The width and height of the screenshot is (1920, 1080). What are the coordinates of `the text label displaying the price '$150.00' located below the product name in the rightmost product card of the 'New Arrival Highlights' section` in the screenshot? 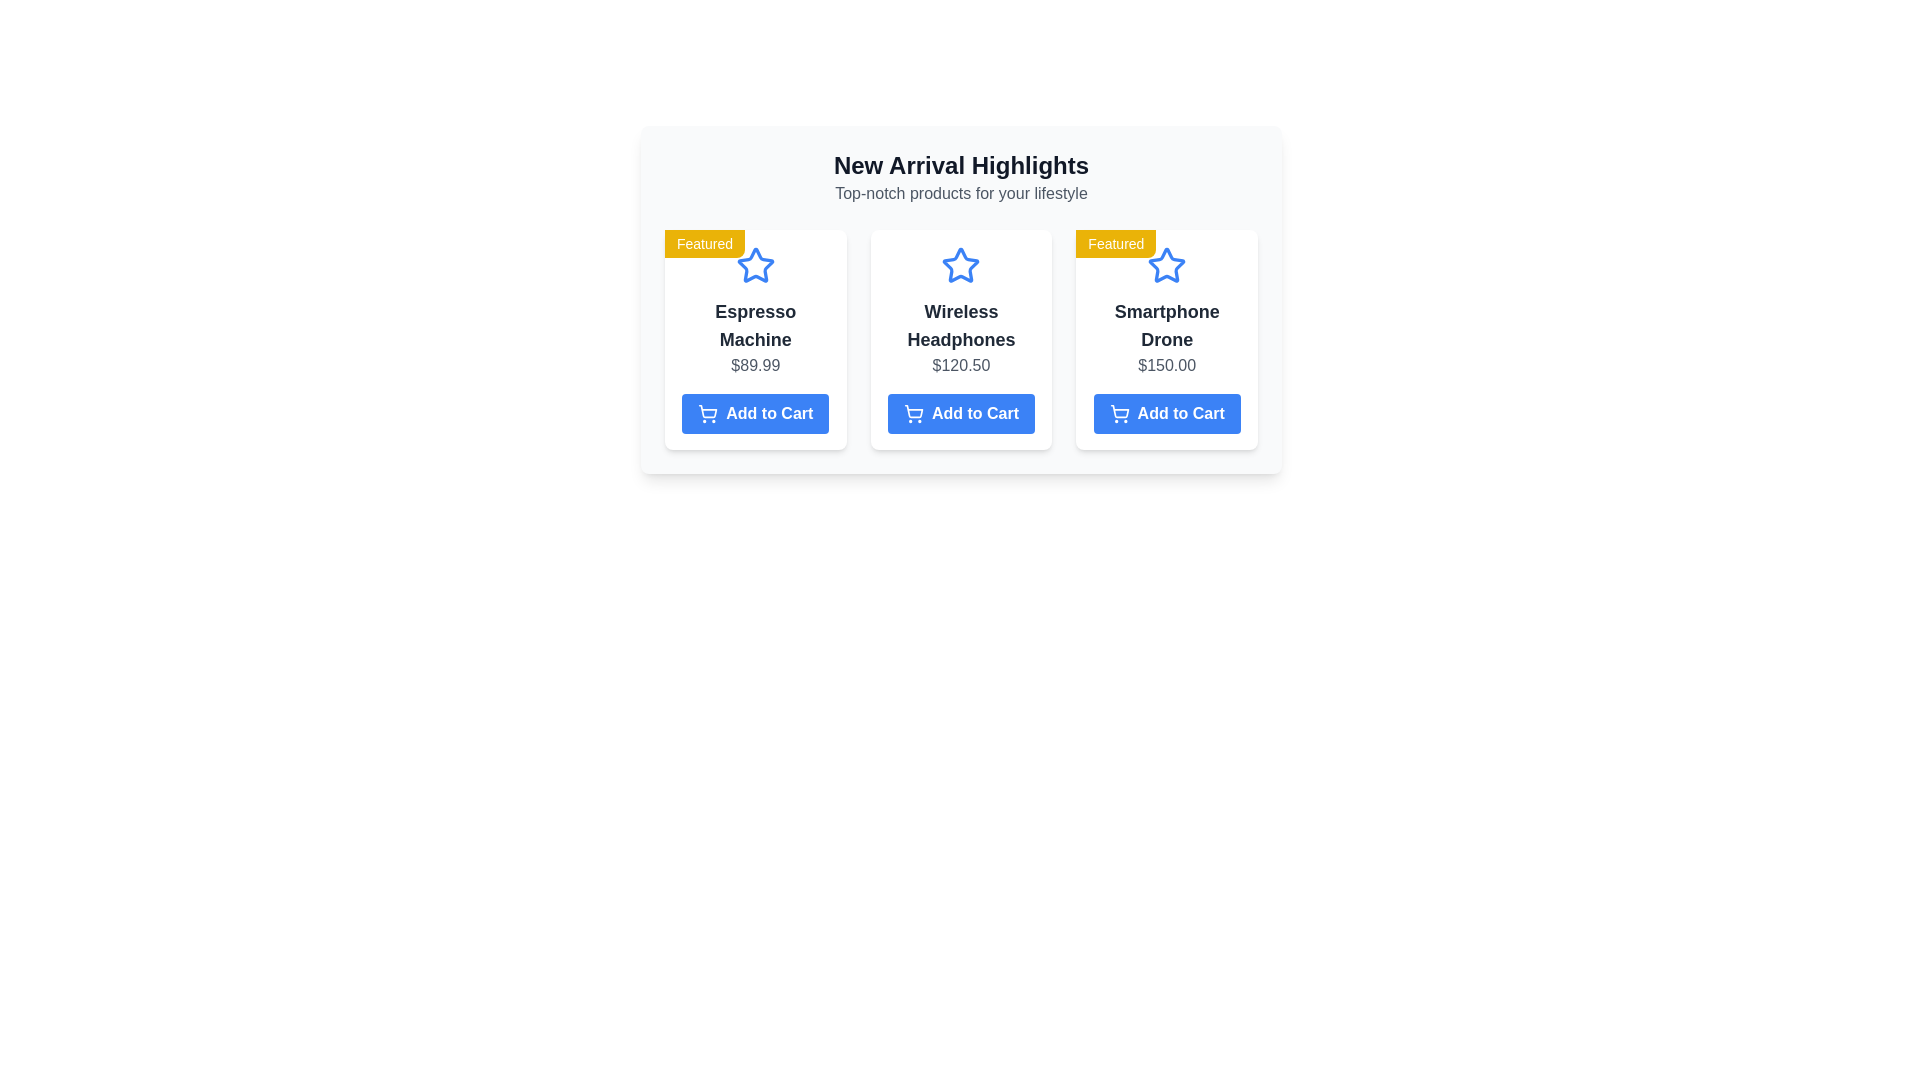 It's located at (1167, 366).